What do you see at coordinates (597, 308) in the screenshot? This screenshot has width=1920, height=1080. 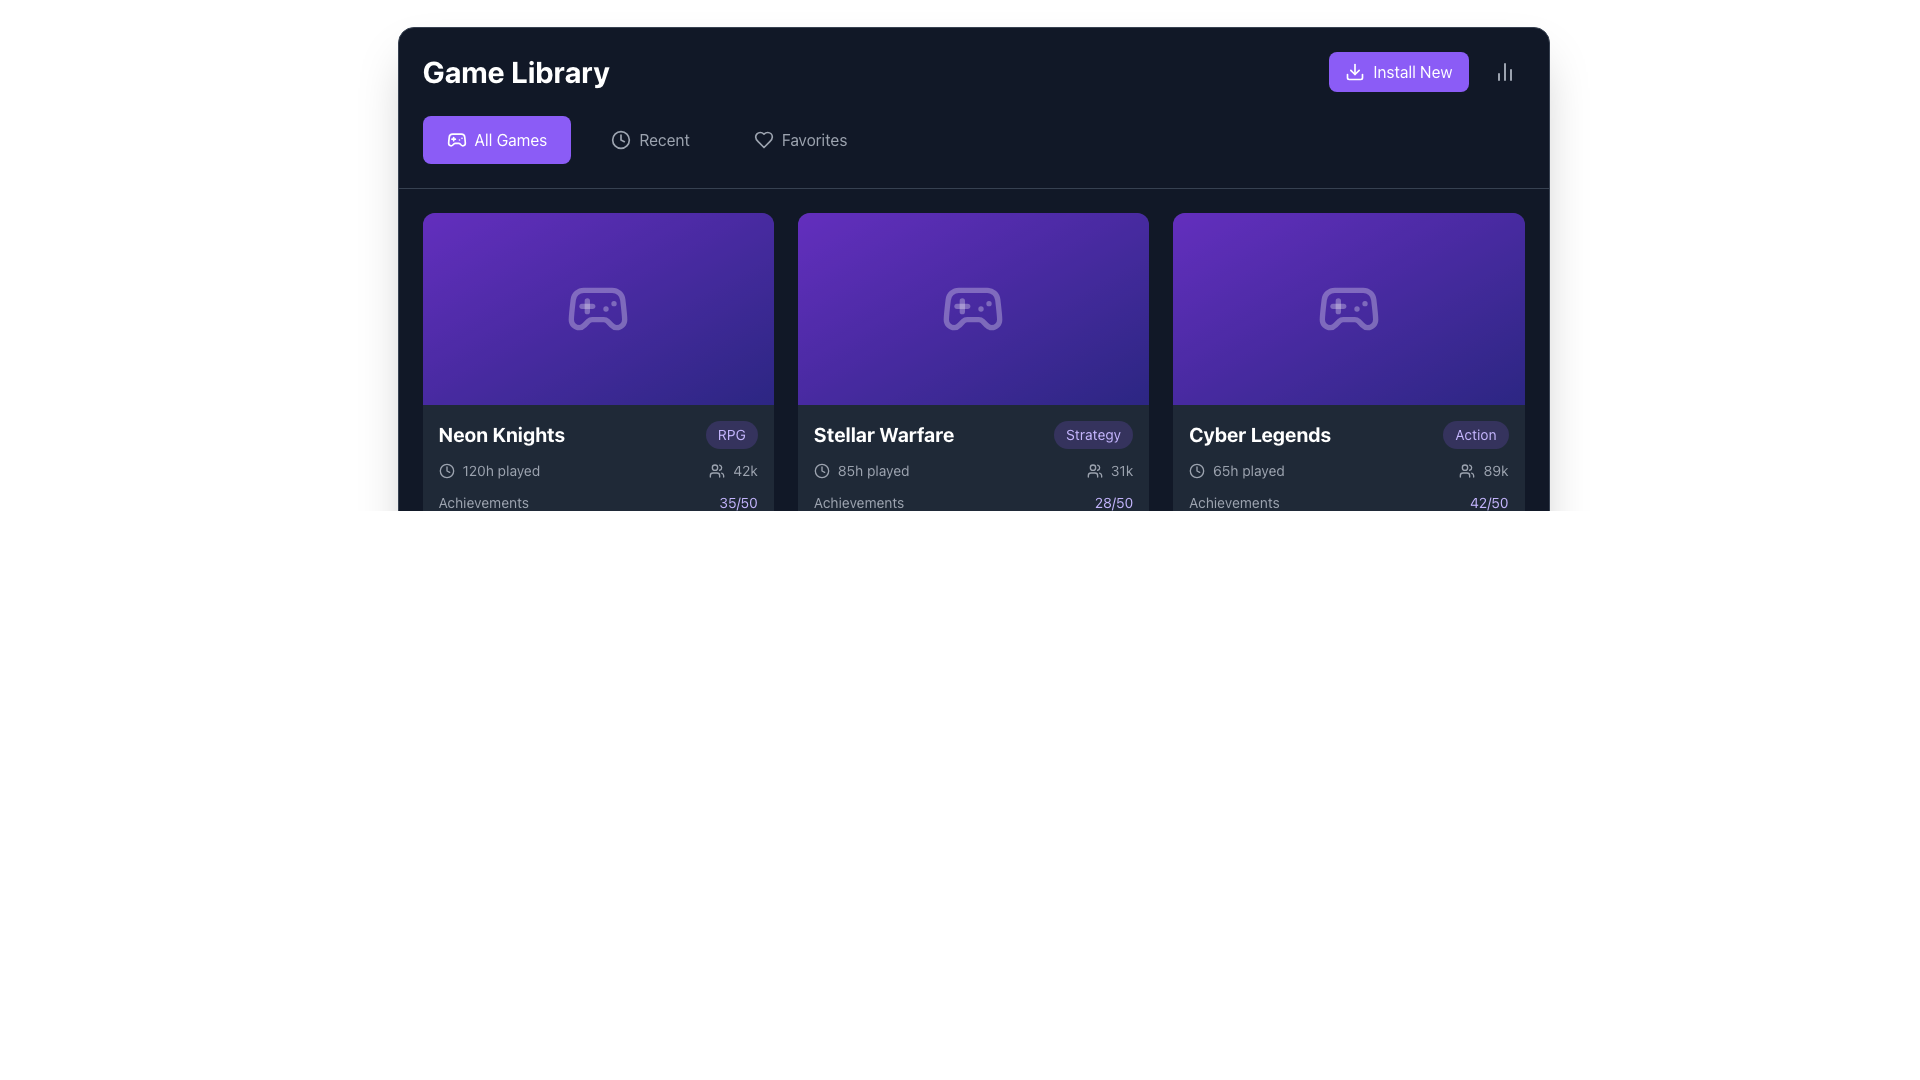 I see `the decorative icon in the first game card under the 'Game Library' section` at bounding box center [597, 308].